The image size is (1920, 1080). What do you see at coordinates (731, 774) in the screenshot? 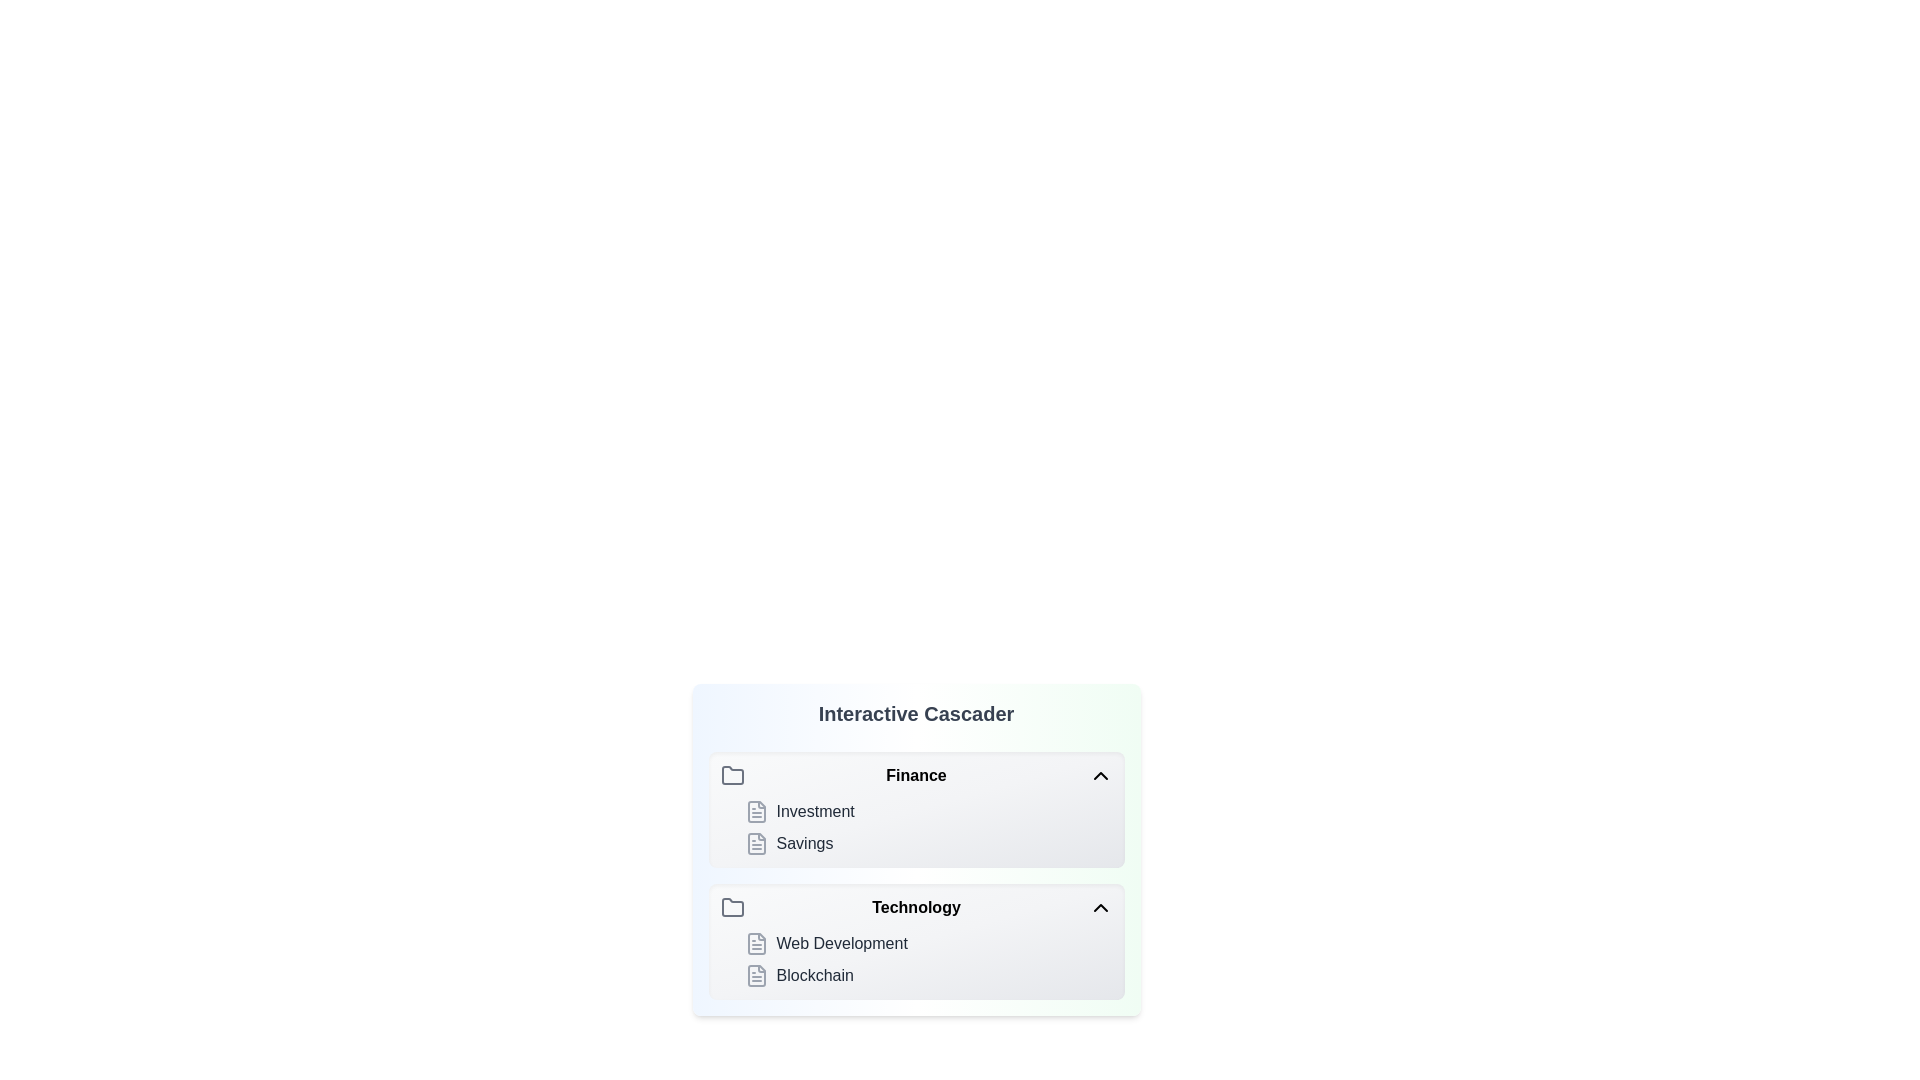
I see `the folder icon representing the 'Finance' category, which is positioned to the far left next to the 'Finance' label` at bounding box center [731, 774].